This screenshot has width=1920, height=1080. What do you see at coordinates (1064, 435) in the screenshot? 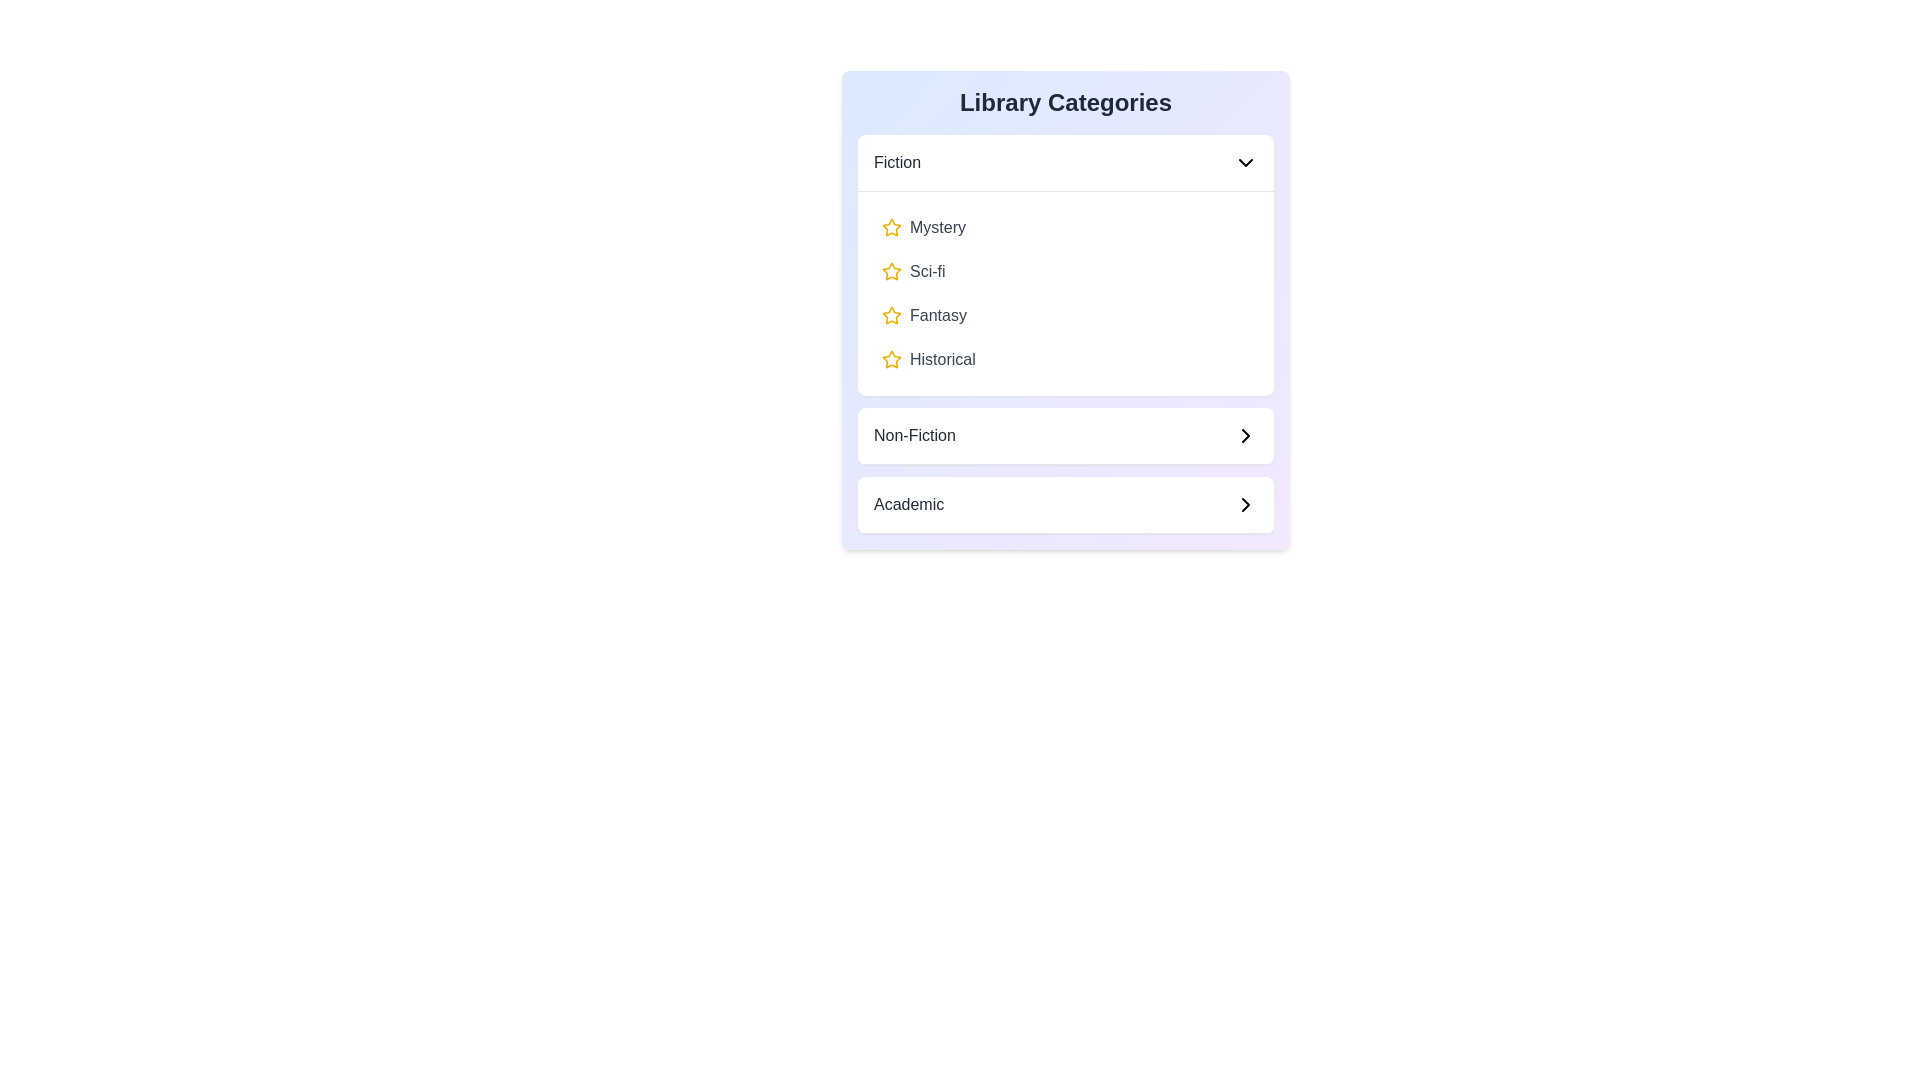
I see `the header of the category Non-Fiction to expand or collapse it` at bounding box center [1064, 435].